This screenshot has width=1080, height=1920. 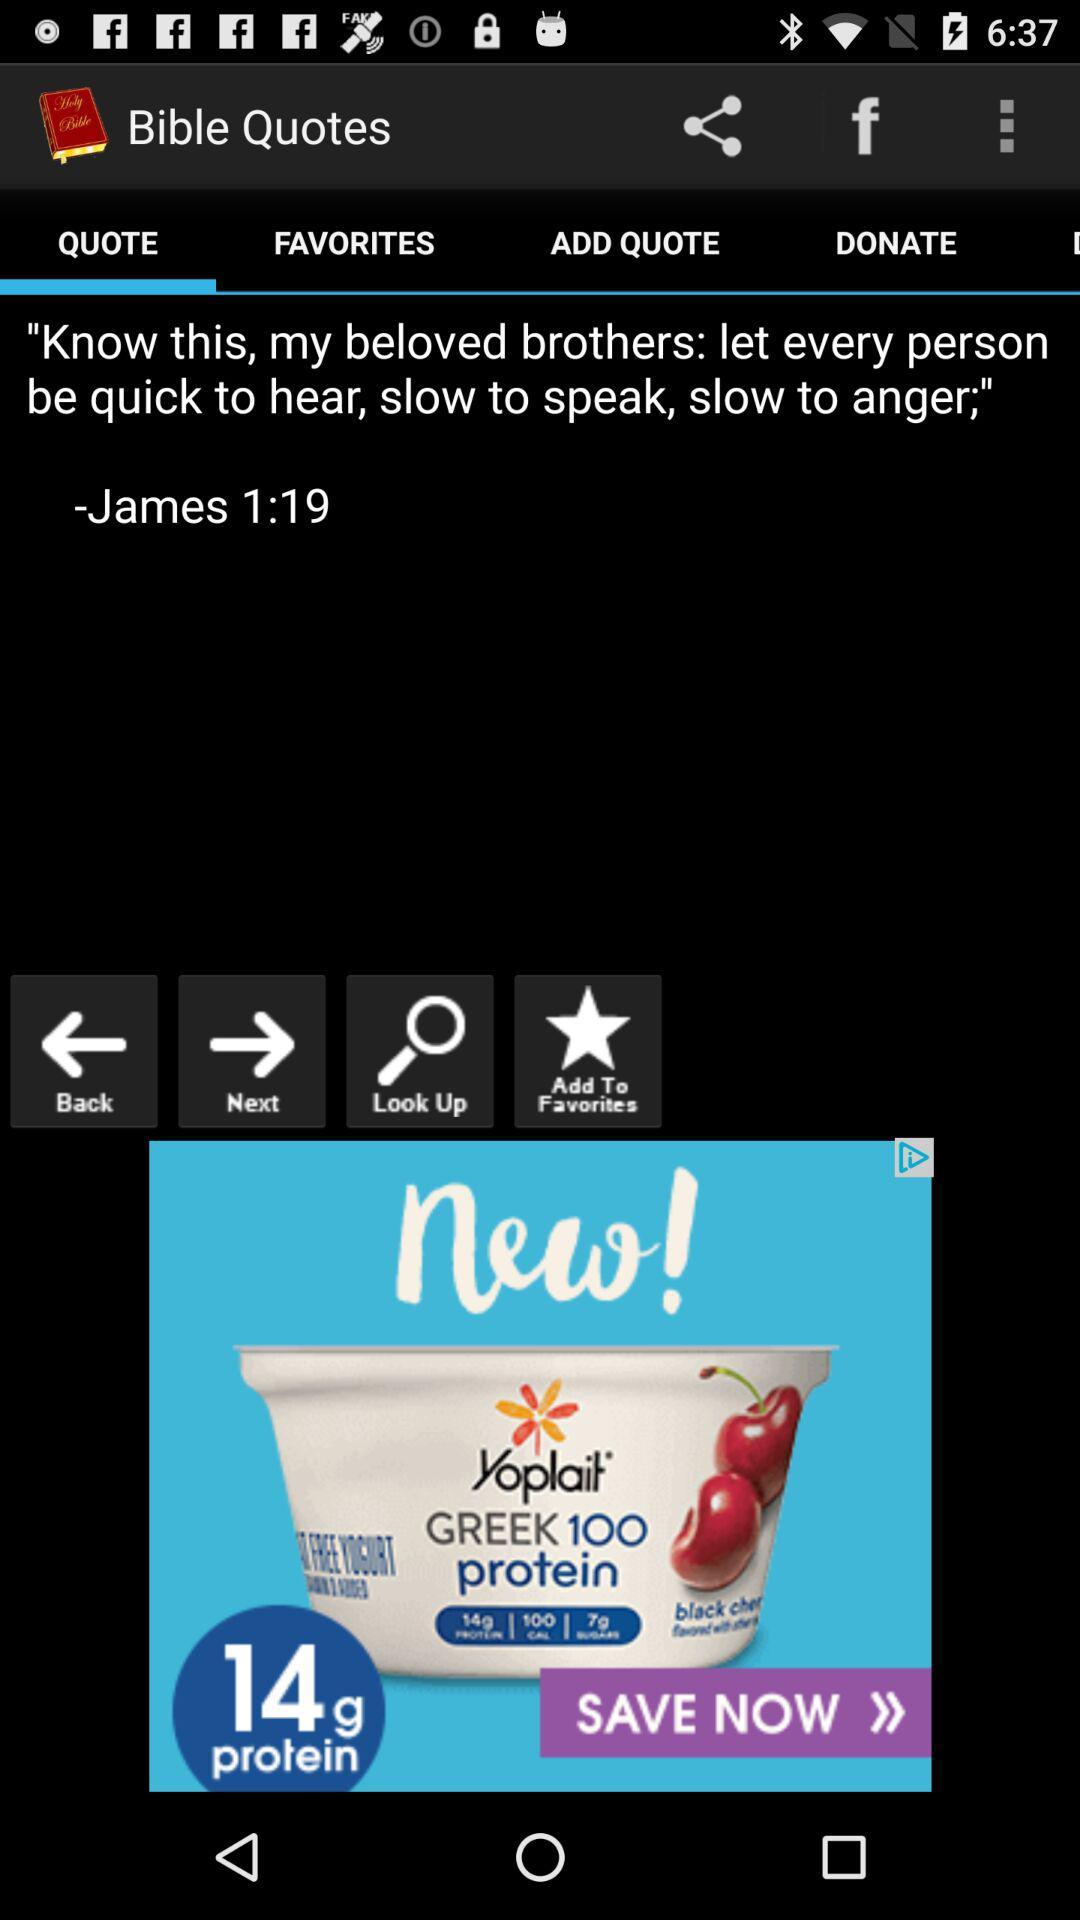 I want to click on favorite, so click(x=586, y=1050).